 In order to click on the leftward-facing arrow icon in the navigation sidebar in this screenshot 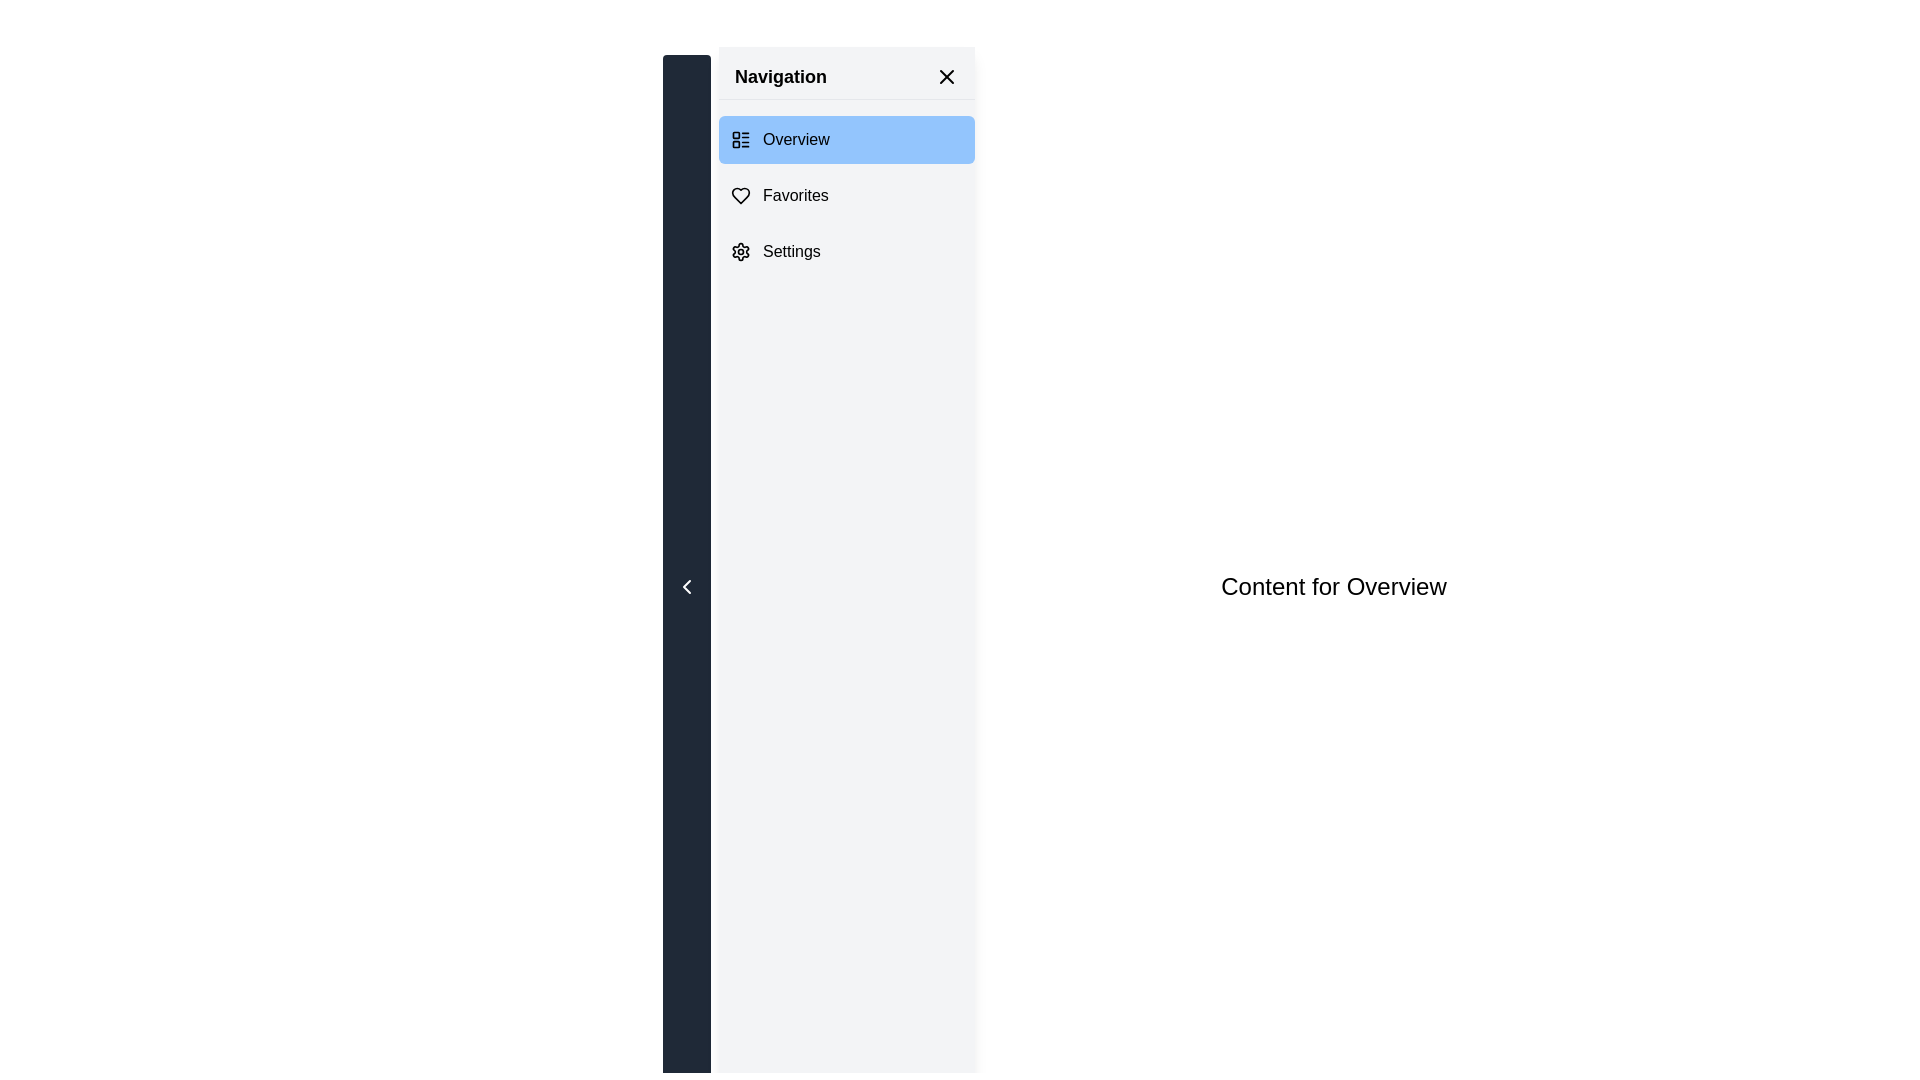, I will do `click(686, 585)`.